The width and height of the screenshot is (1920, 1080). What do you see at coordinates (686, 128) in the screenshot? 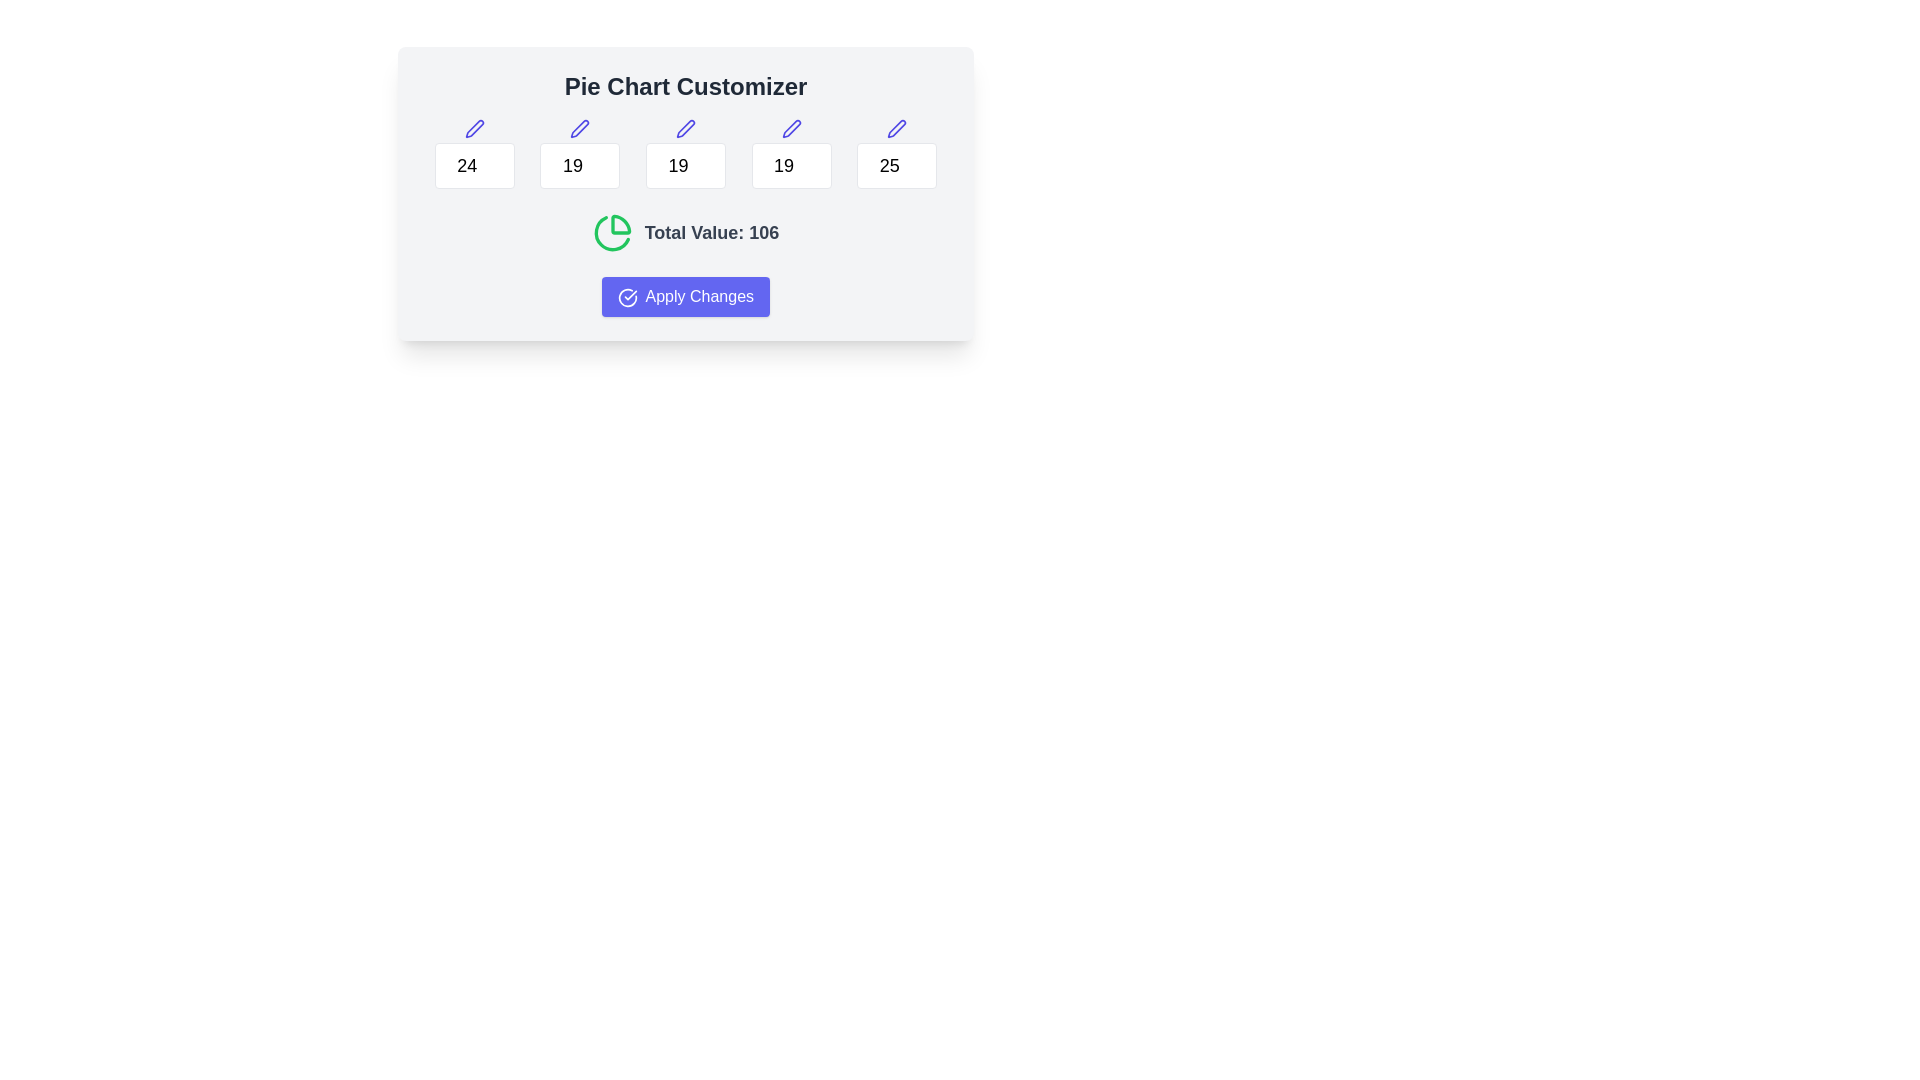
I see `the first indigo pen icon representing an editable action located above the numeric input fields` at bounding box center [686, 128].